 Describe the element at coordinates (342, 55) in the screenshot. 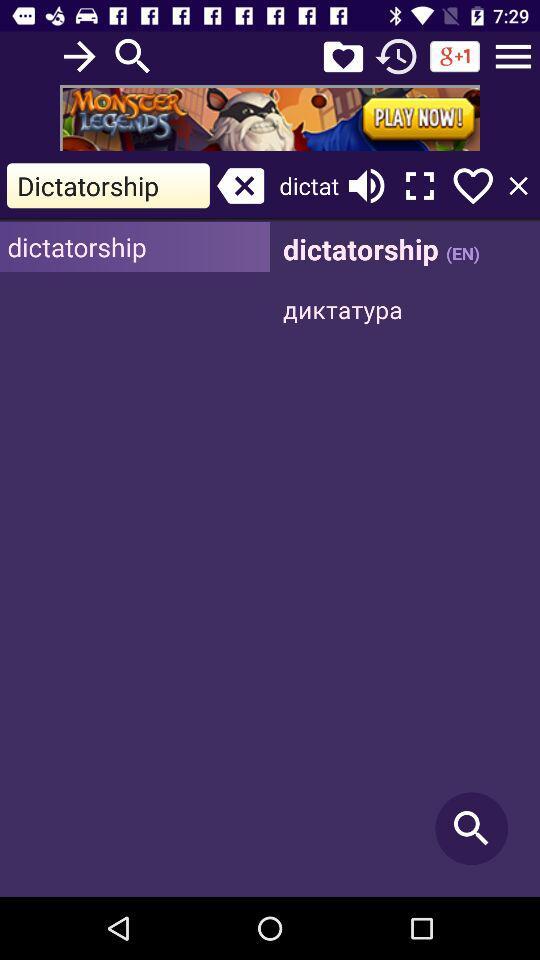

I see `favorites` at that location.